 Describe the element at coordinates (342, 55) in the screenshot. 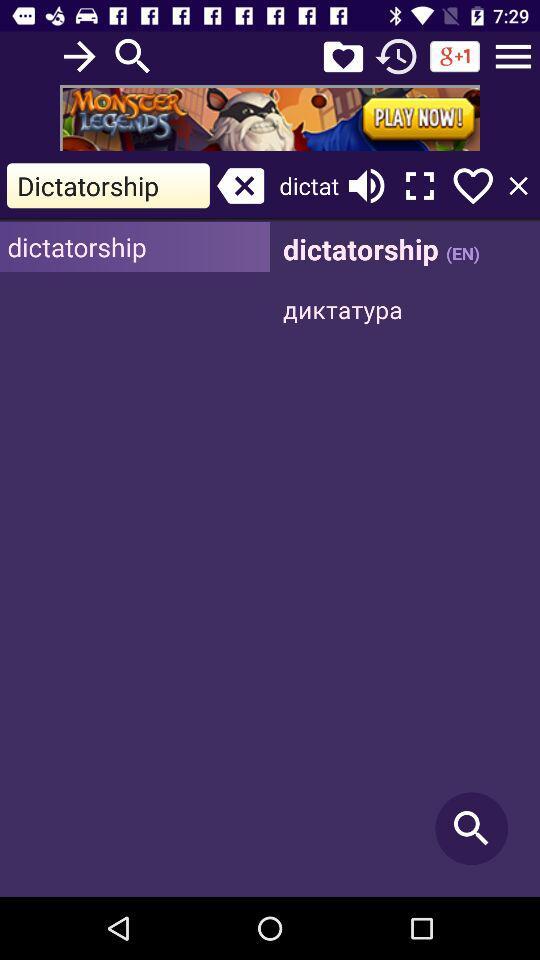

I see `favorites` at that location.